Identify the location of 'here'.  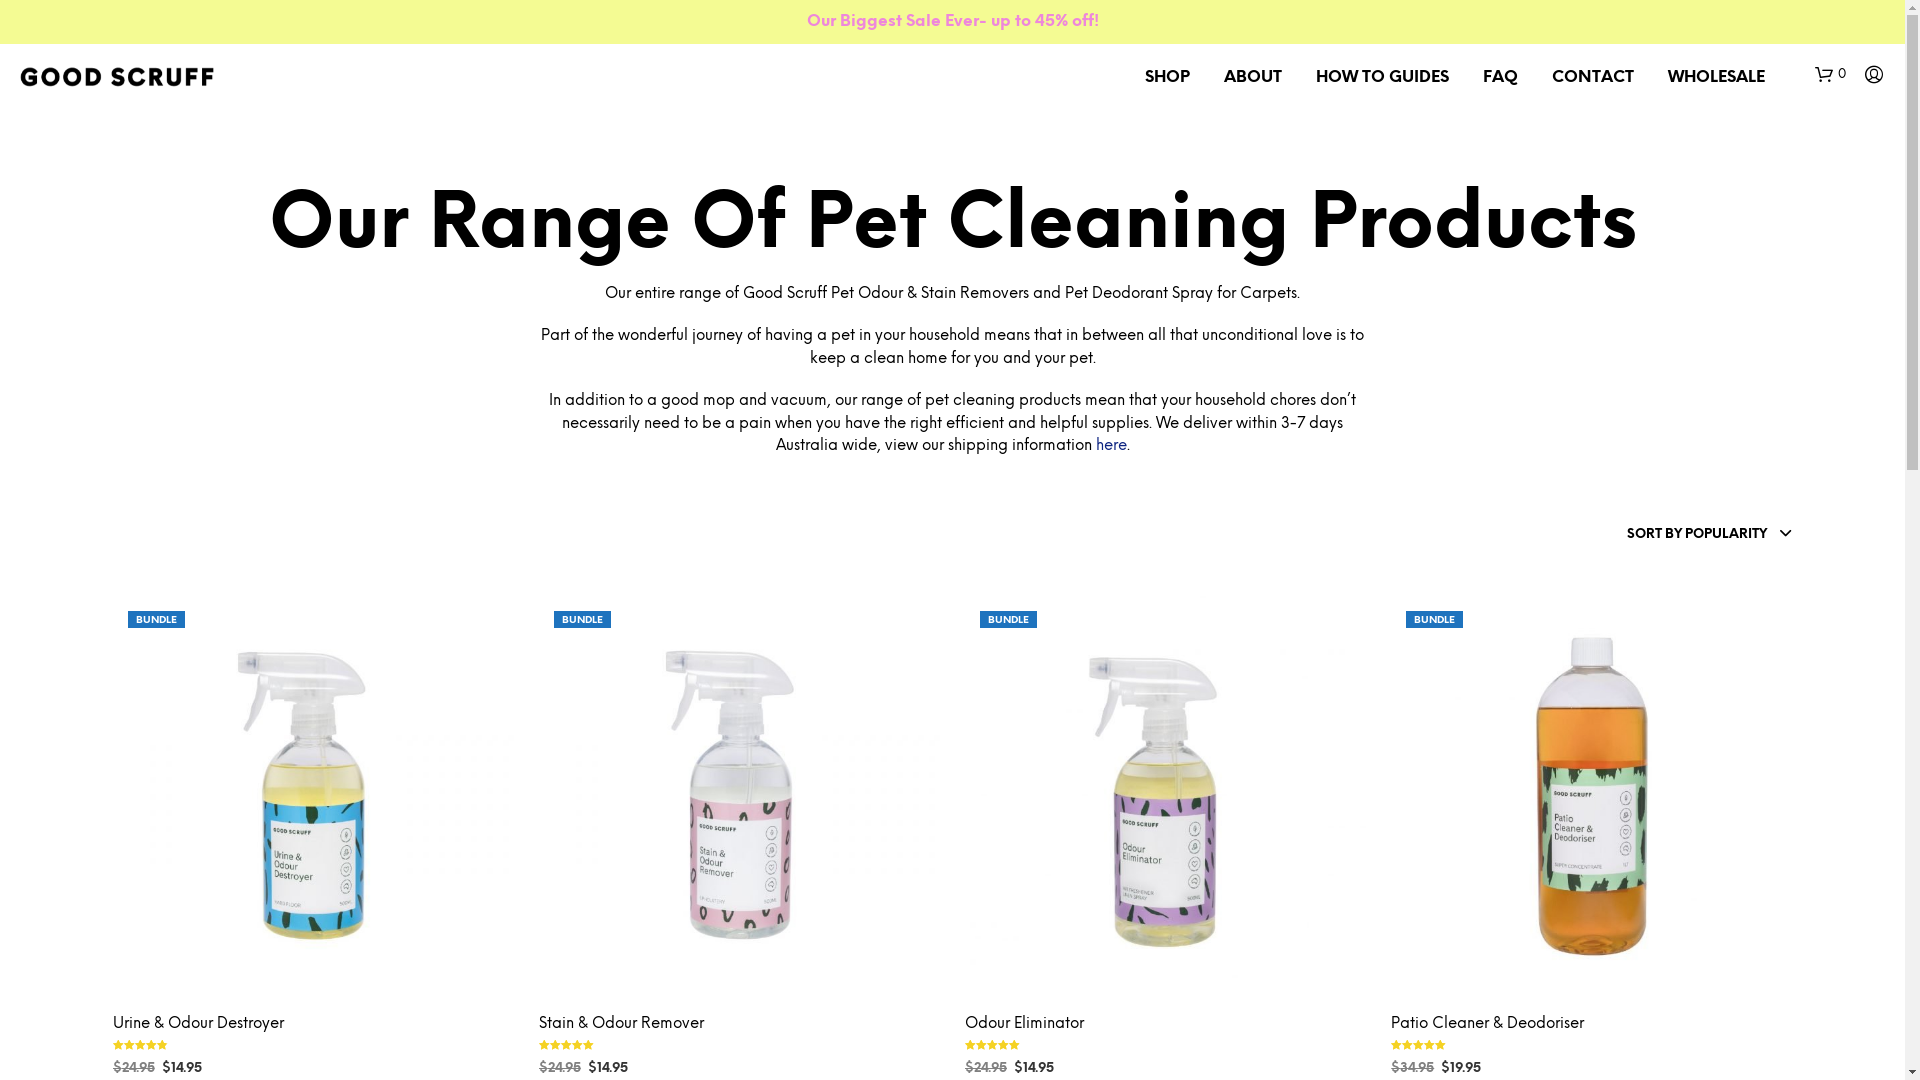
(1110, 445).